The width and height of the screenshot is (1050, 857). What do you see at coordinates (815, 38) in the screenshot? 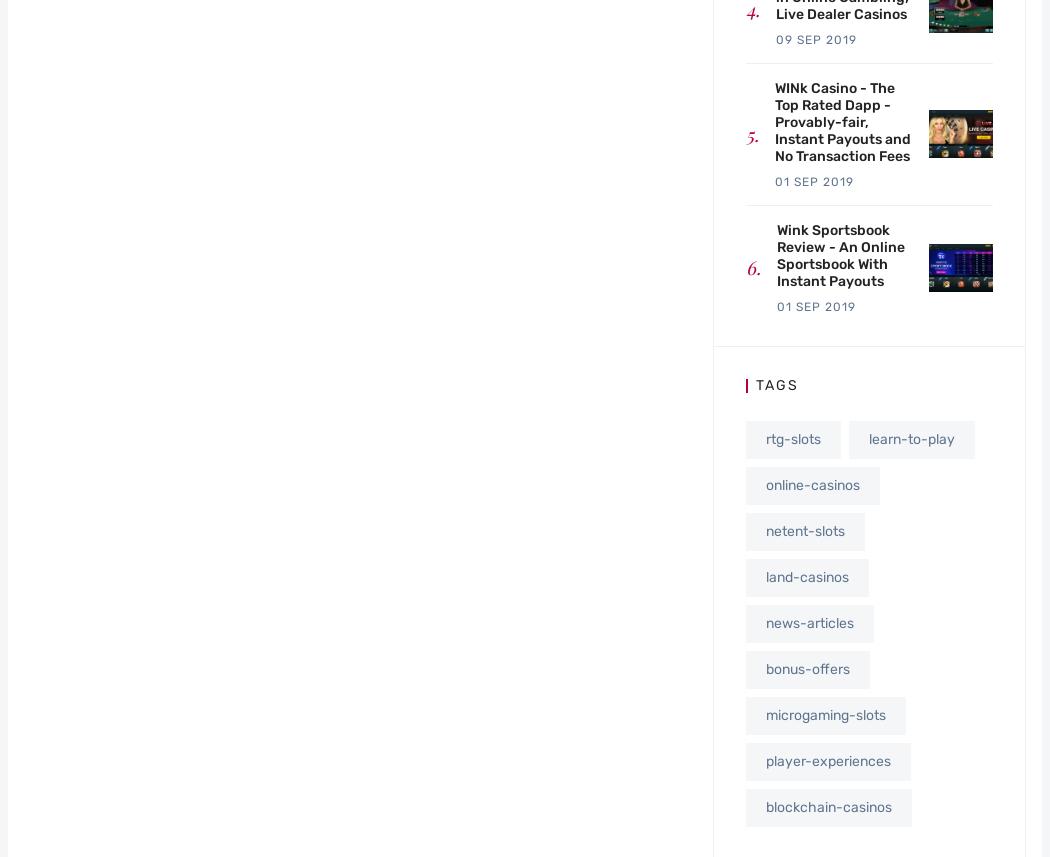
I see `'09 Sep 2019'` at bounding box center [815, 38].